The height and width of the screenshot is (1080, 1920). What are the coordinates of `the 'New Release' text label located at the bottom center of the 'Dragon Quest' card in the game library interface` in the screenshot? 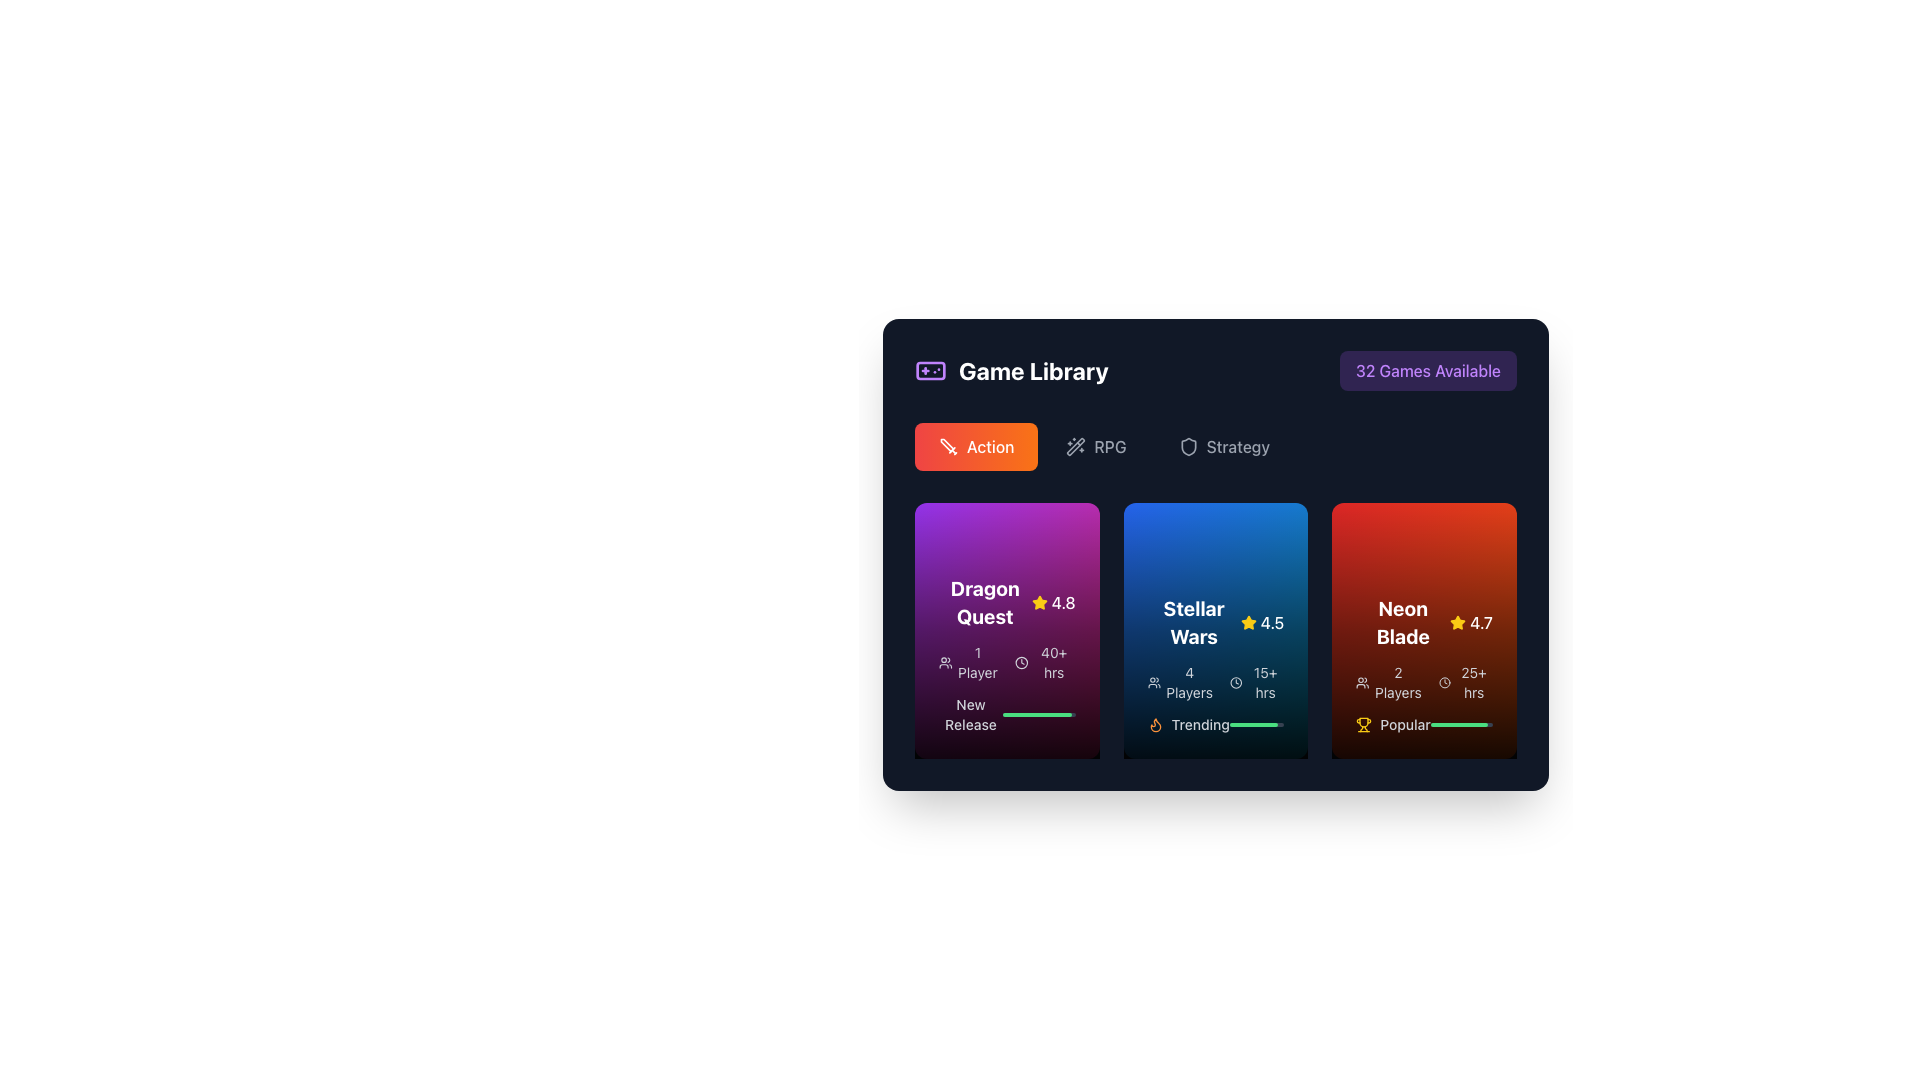 It's located at (970, 713).